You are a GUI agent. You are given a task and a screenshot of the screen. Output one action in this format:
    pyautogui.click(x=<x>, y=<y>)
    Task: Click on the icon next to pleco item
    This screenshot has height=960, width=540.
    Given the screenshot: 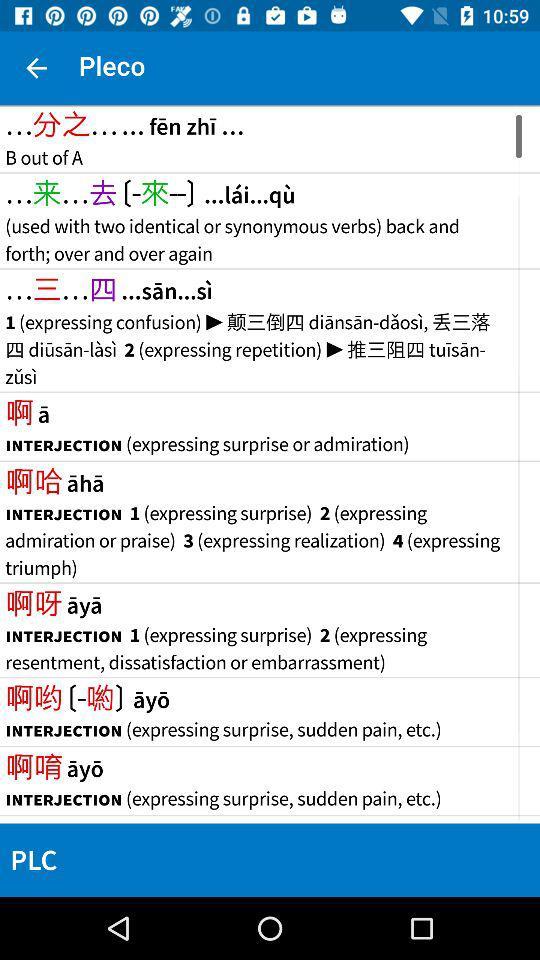 What is the action you would take?
    pyautogui.click(x=36, y=68)
    